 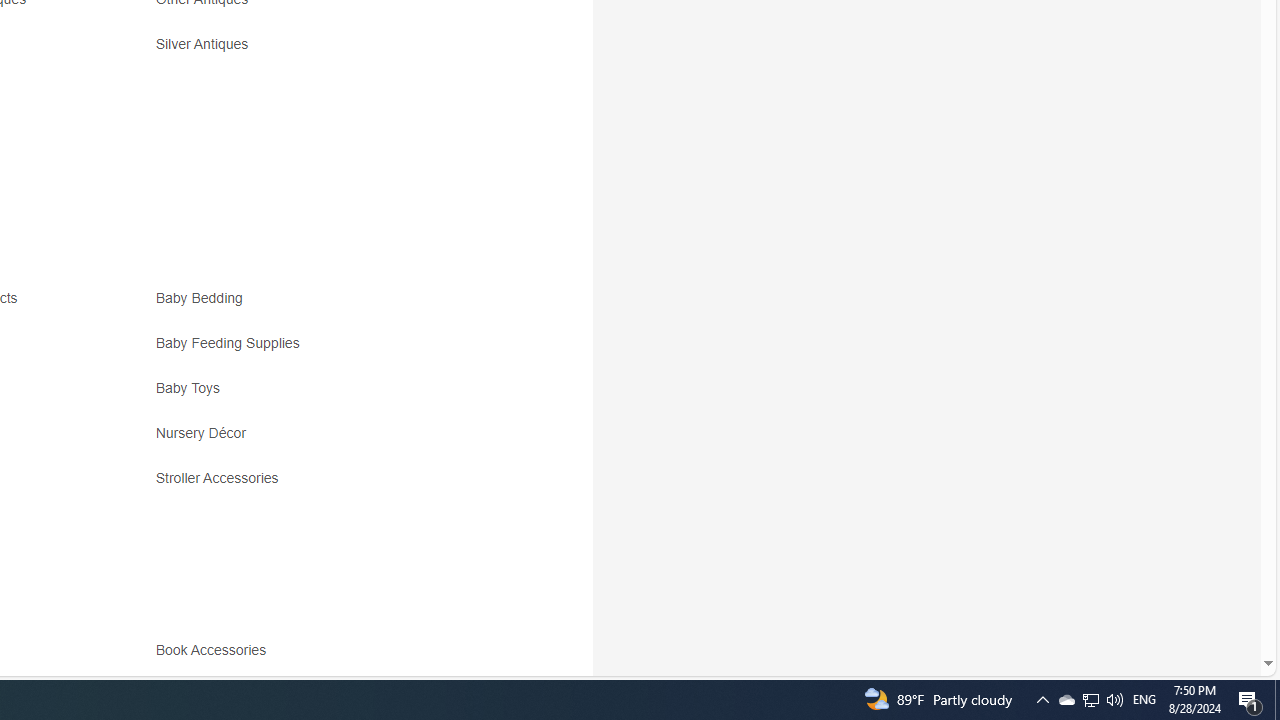 I want to click on 'Baby Feeding Supplies', so click(x=332, y=349).